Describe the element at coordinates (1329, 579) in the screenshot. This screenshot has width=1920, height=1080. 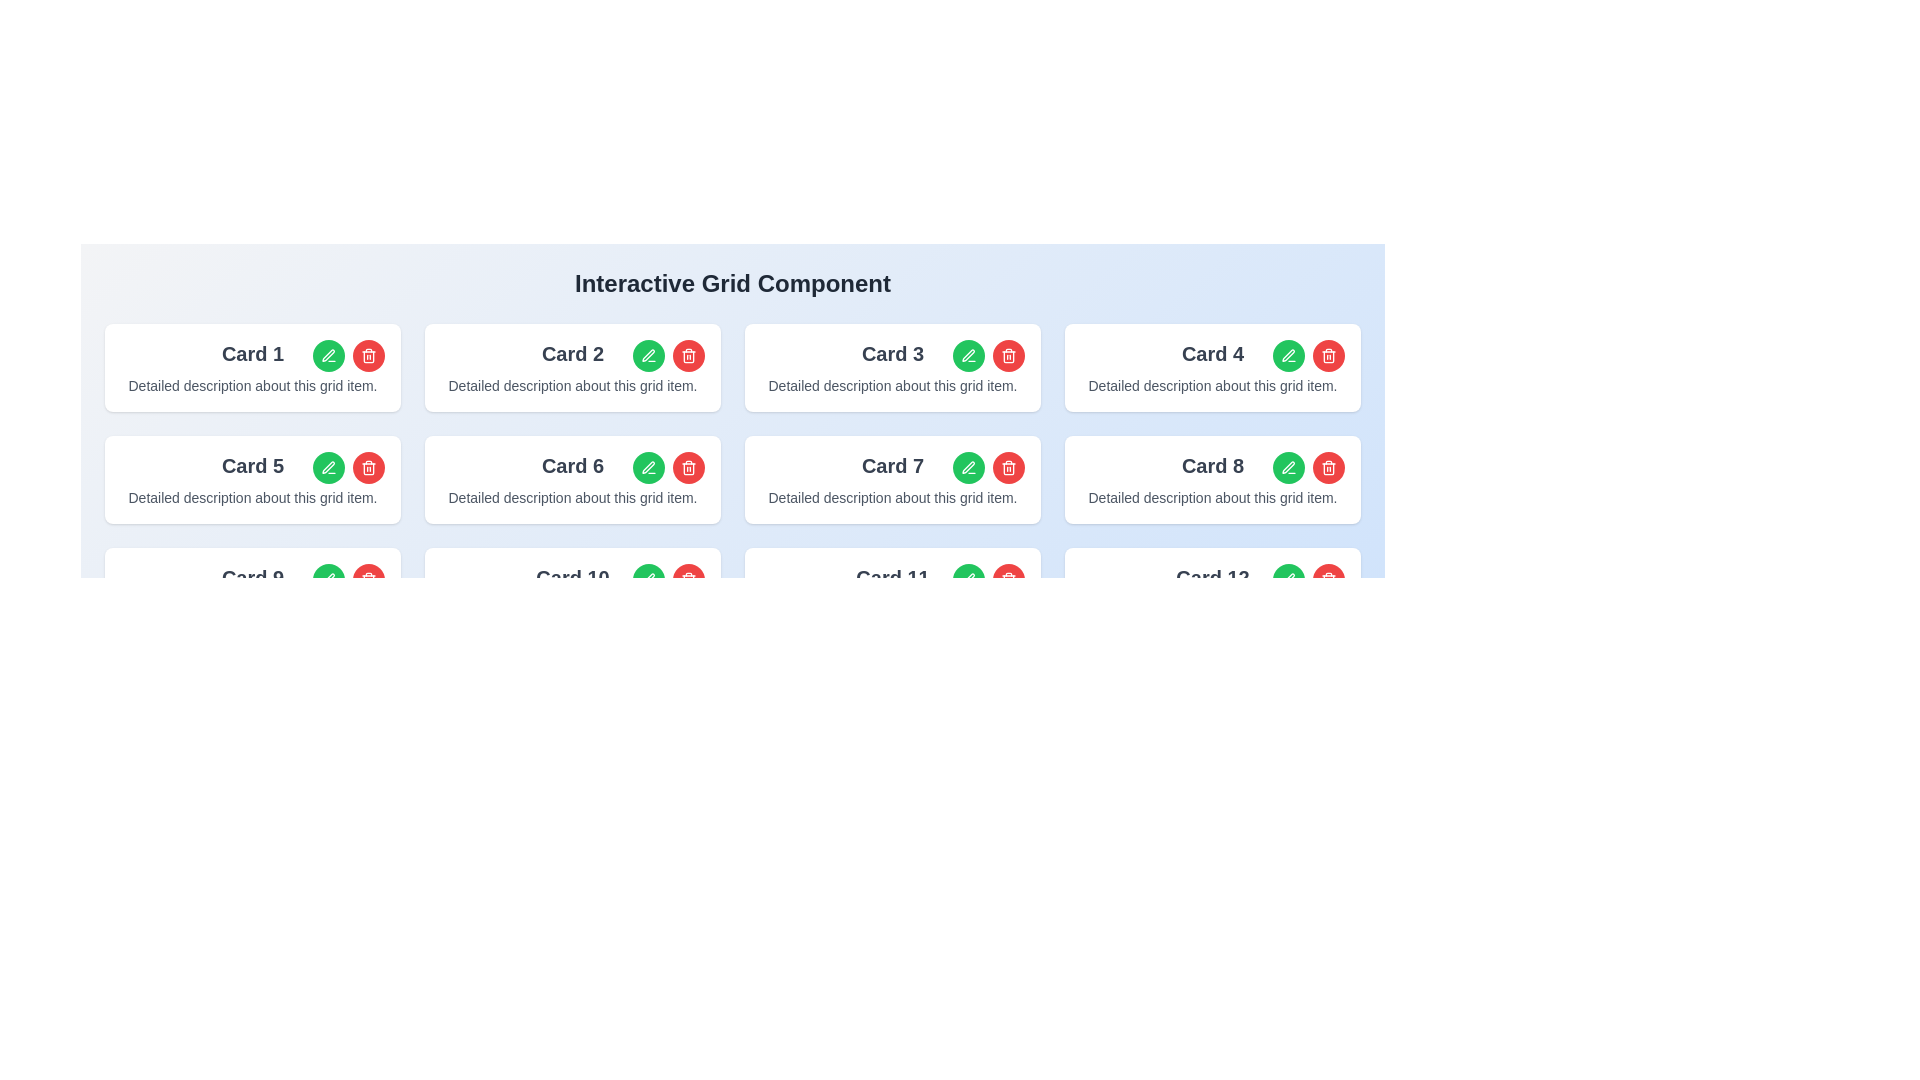
I see `the delete icon button located at the top-right corner of 'Card 13'` at that location.